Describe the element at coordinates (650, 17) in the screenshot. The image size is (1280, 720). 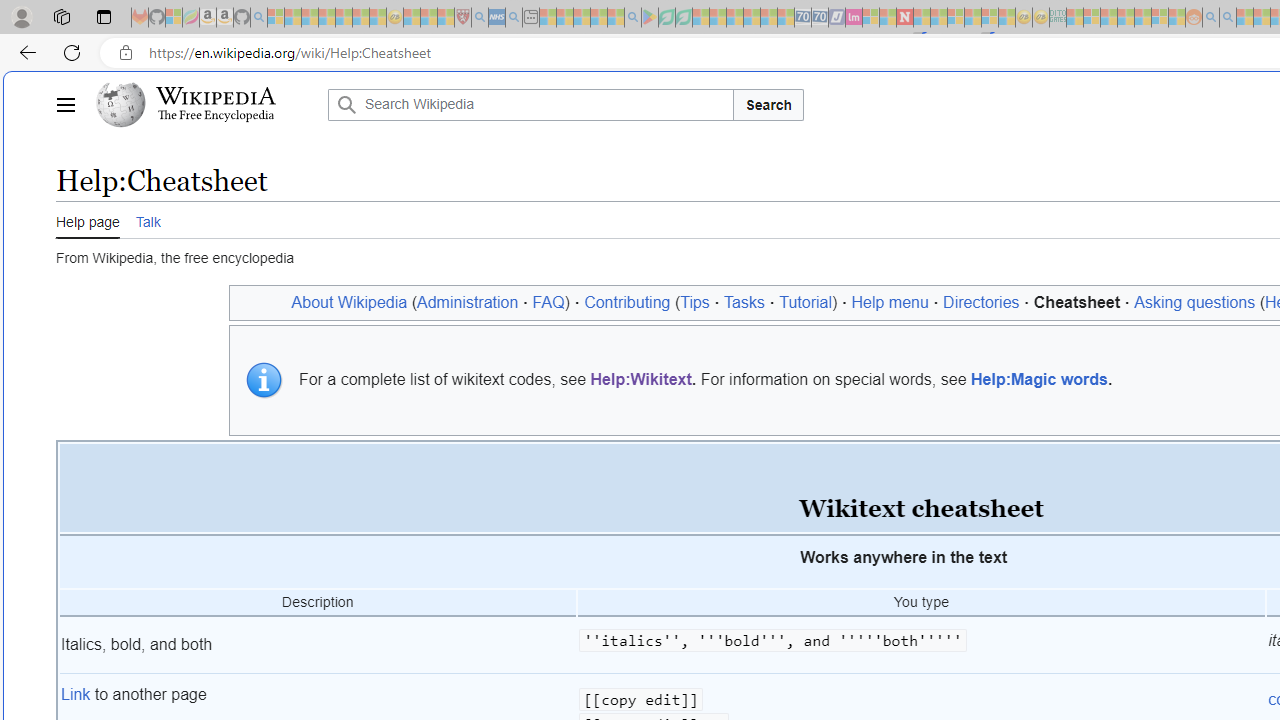
I see `'Bluey: Let'` at that location.